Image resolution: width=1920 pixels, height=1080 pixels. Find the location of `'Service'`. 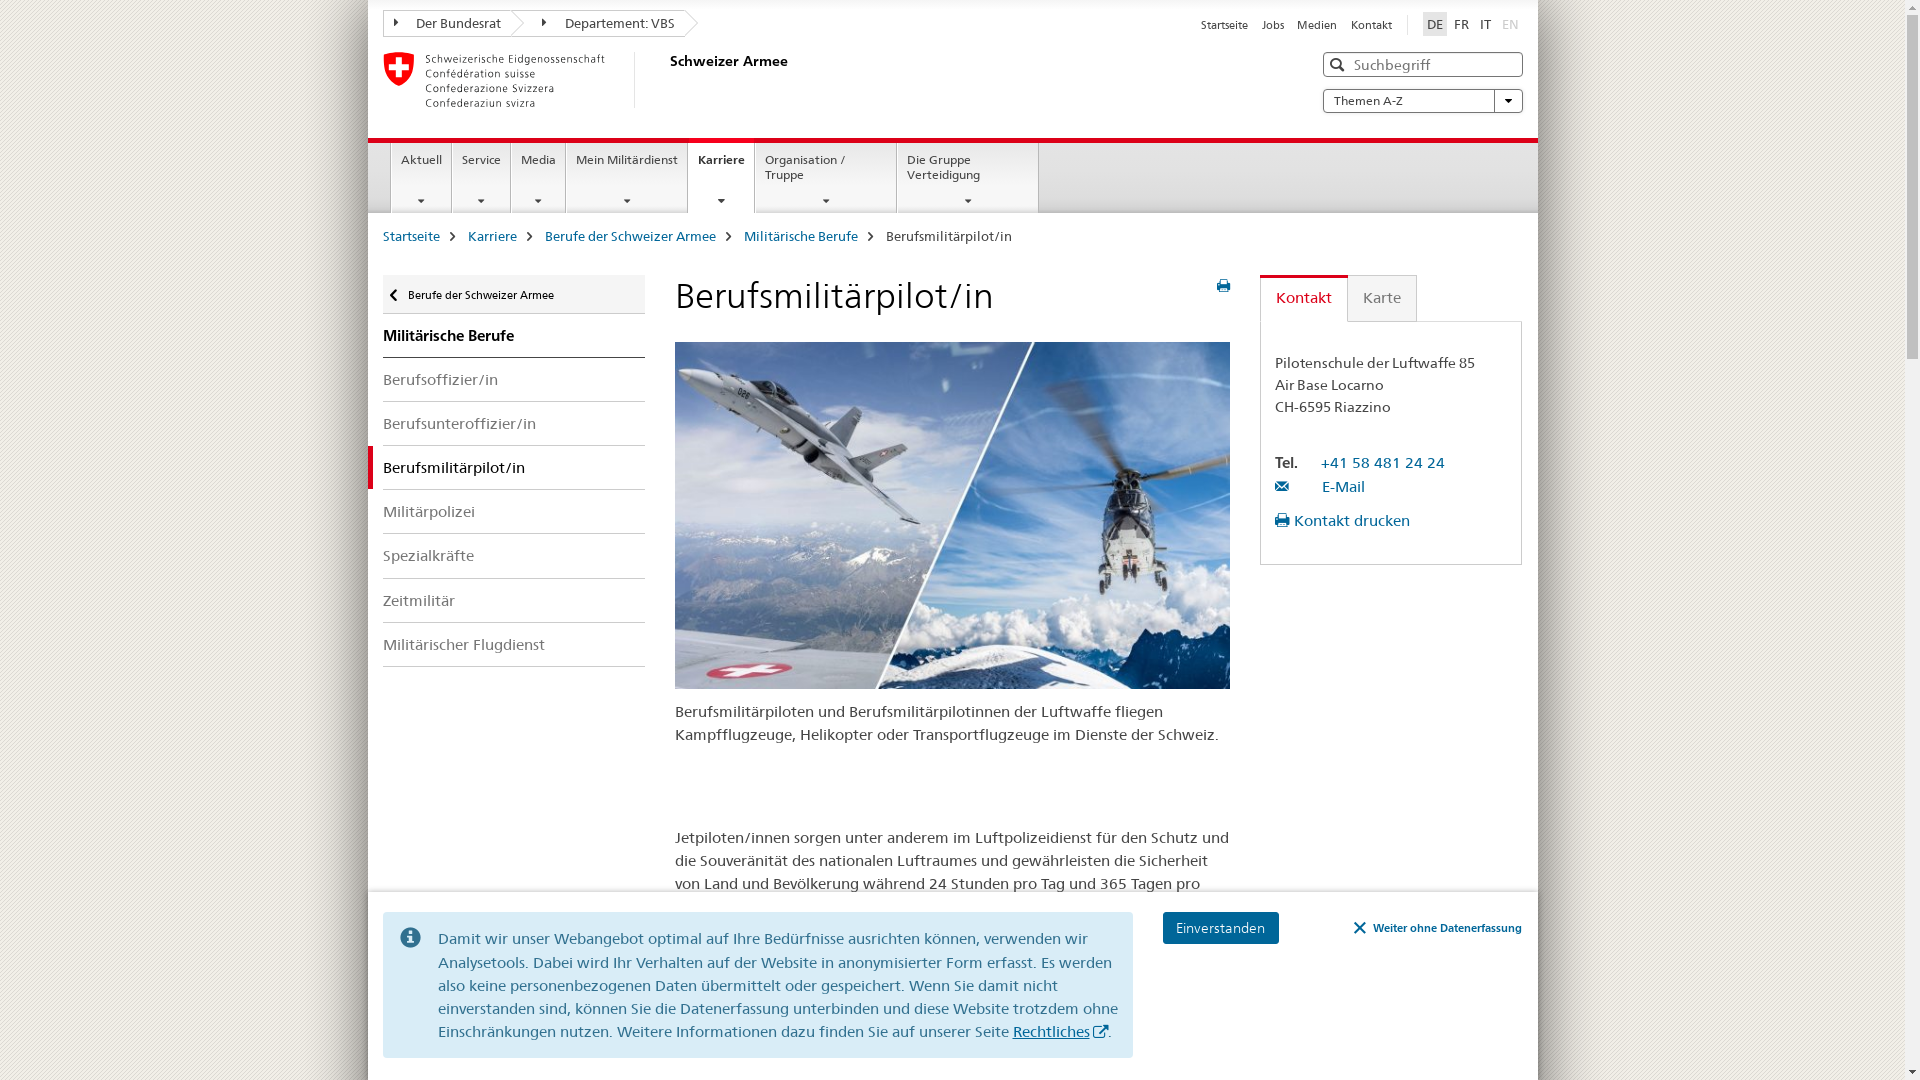

'Service' is located at coordinates (481, 176).